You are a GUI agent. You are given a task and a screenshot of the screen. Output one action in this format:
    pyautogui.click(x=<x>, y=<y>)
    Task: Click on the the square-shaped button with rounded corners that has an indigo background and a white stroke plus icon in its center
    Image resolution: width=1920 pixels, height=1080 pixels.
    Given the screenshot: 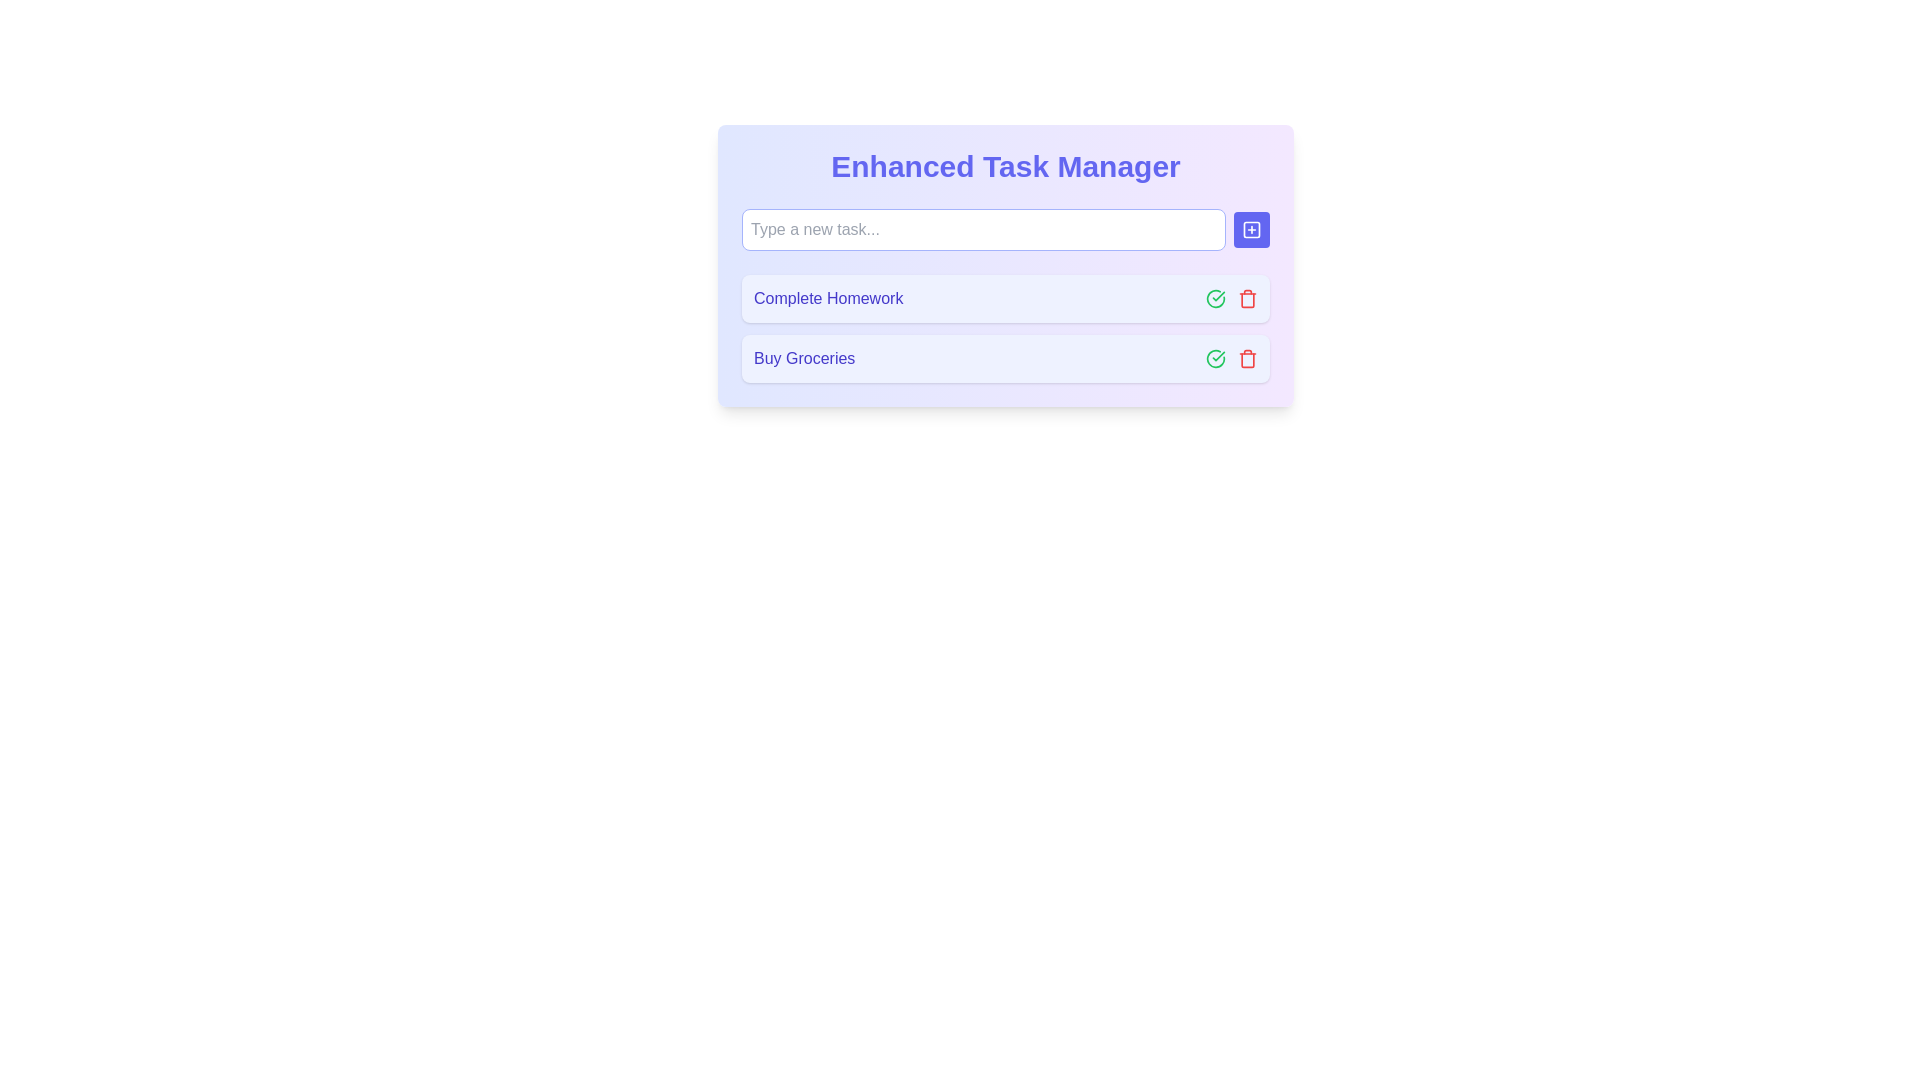 What is the action you would take?
    pyautogui.click(x=1251, y=229)
    